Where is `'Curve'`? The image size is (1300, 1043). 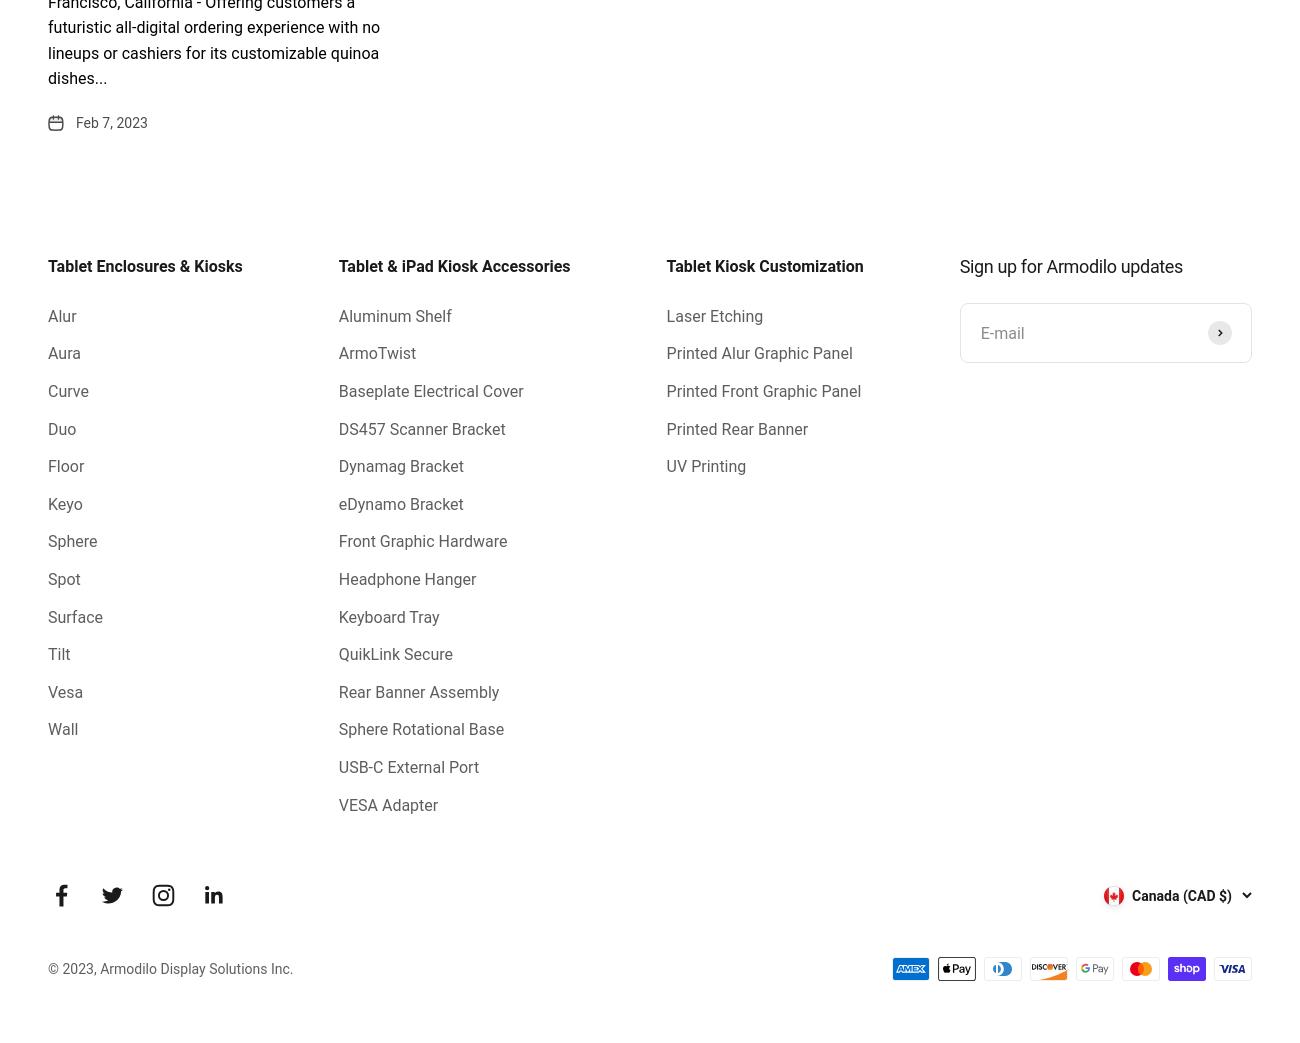
'Curve' is located at coordinates (67, 391).